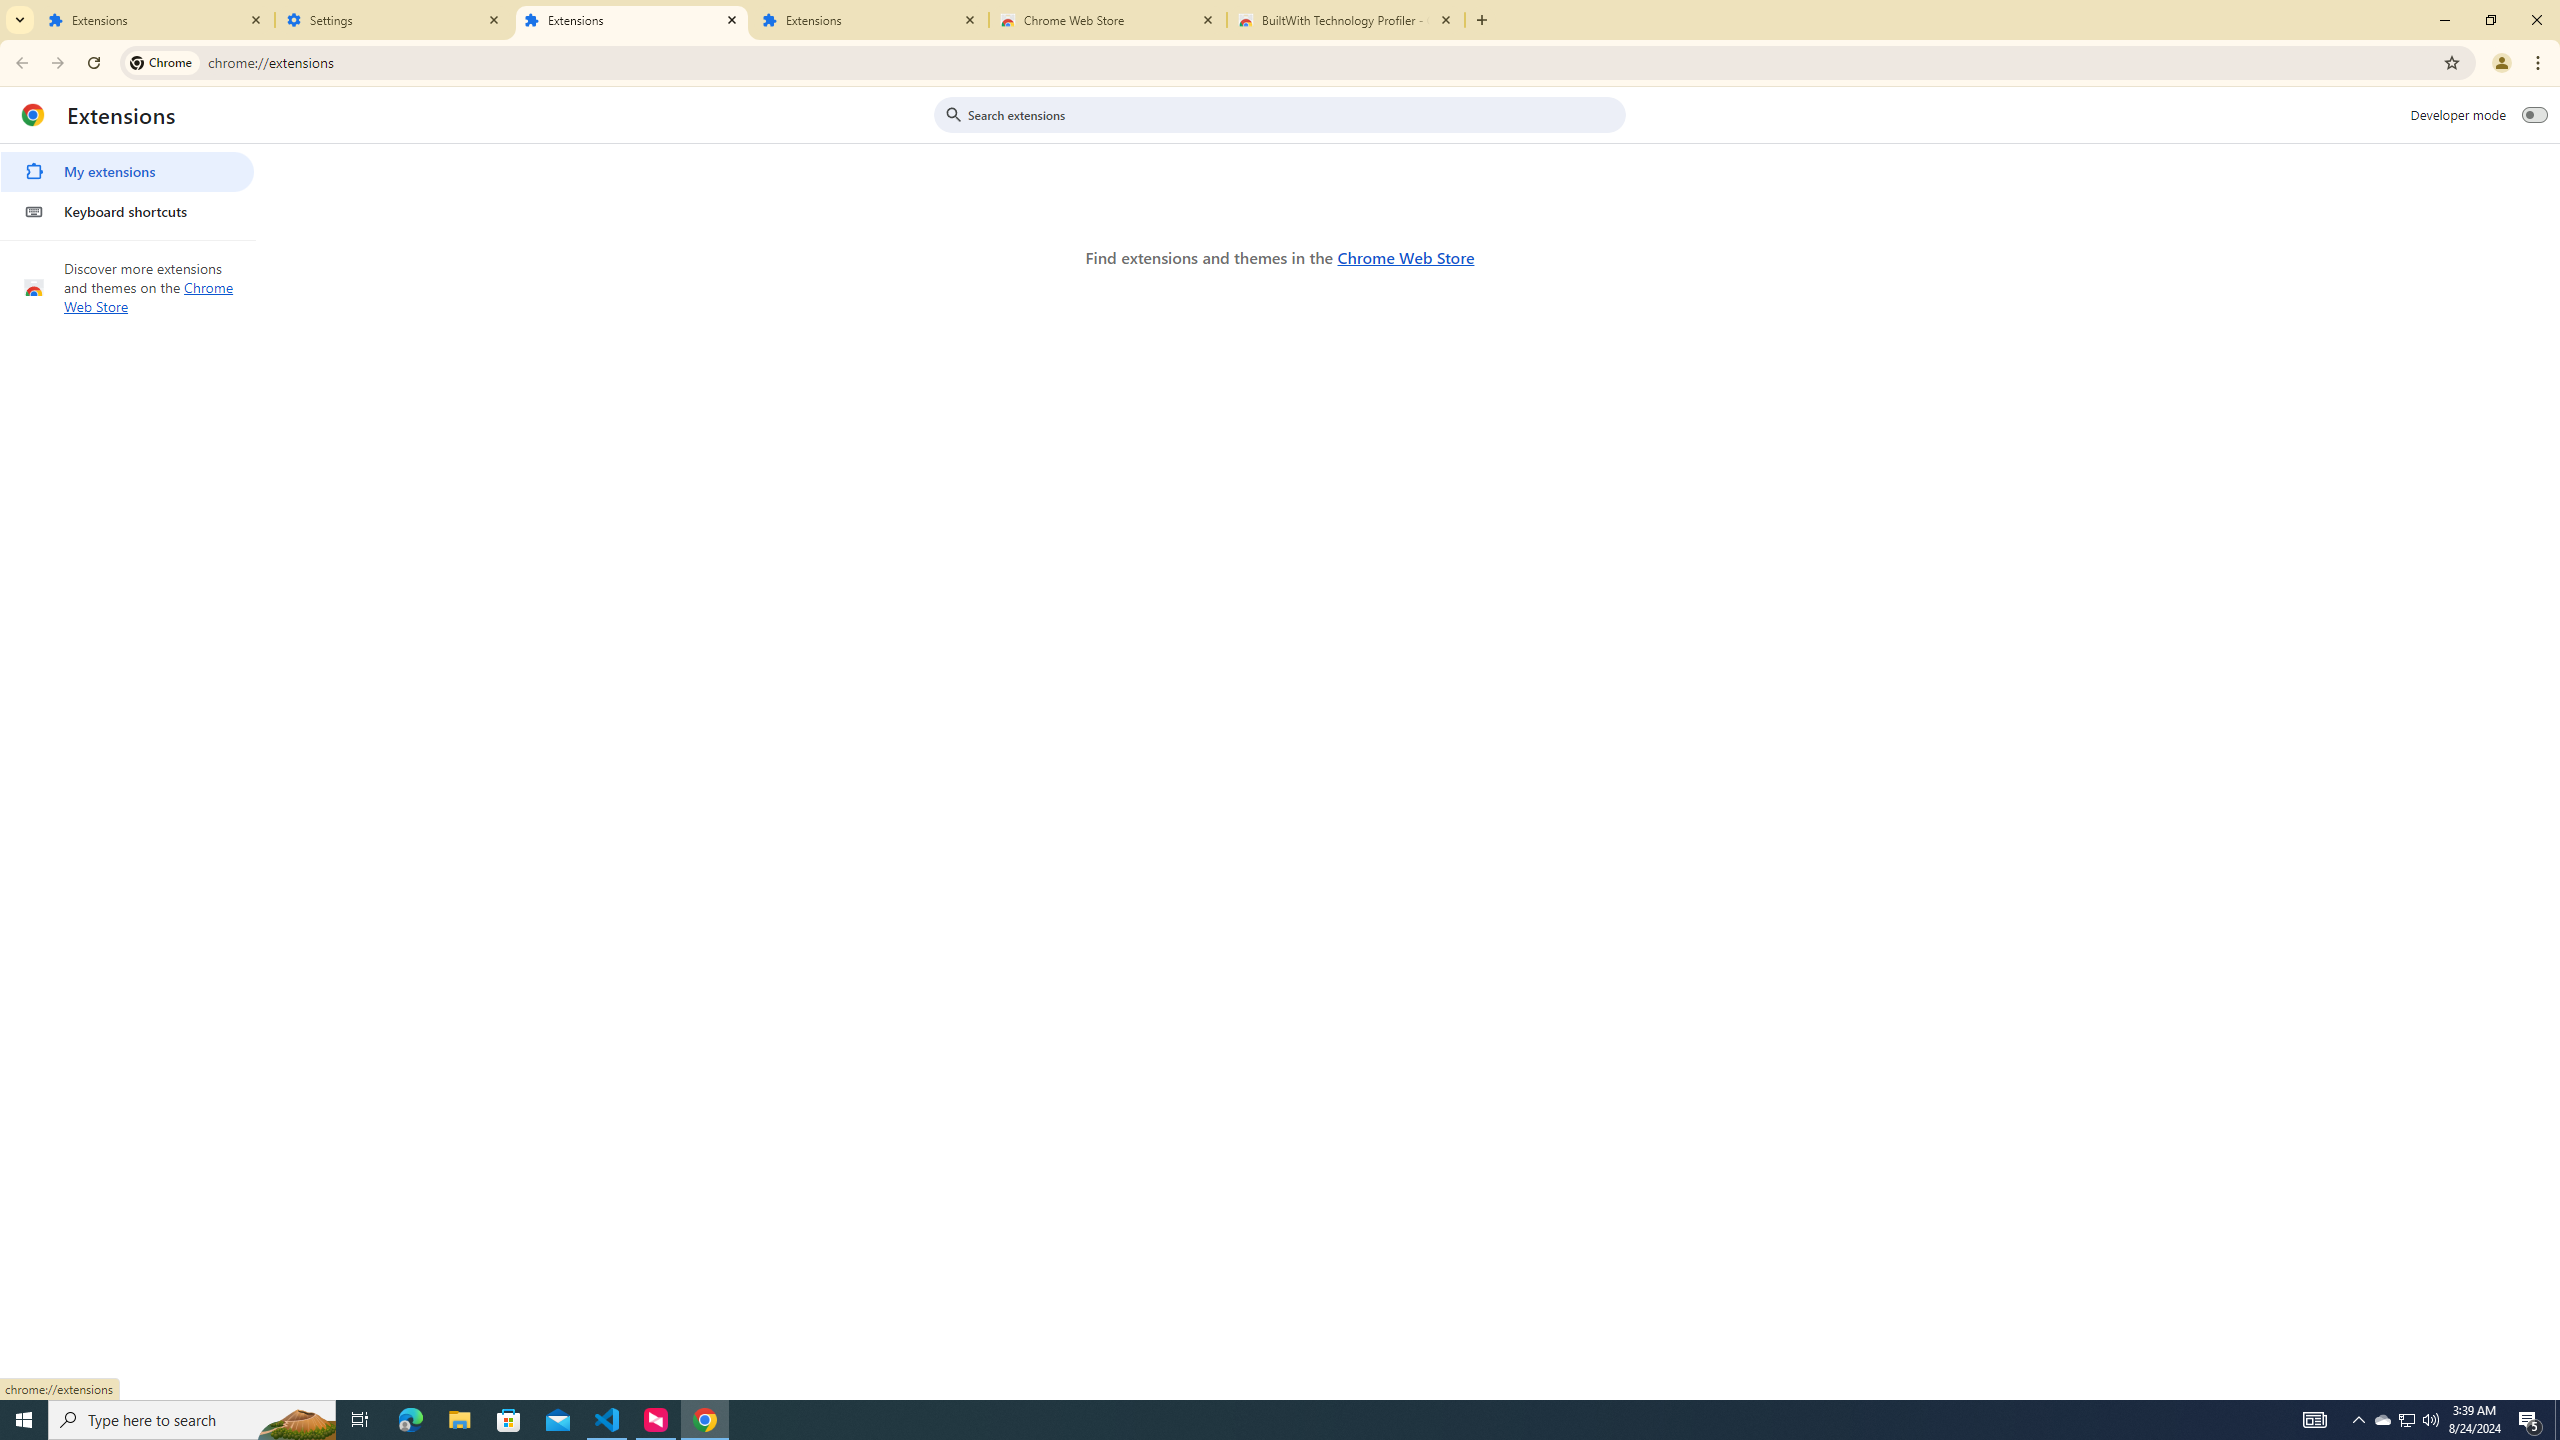 Image resolution: width=2560 pixels, height=1440 pixels. I want to click on 'AutomationID: sectionMenu', so click(127, 187).